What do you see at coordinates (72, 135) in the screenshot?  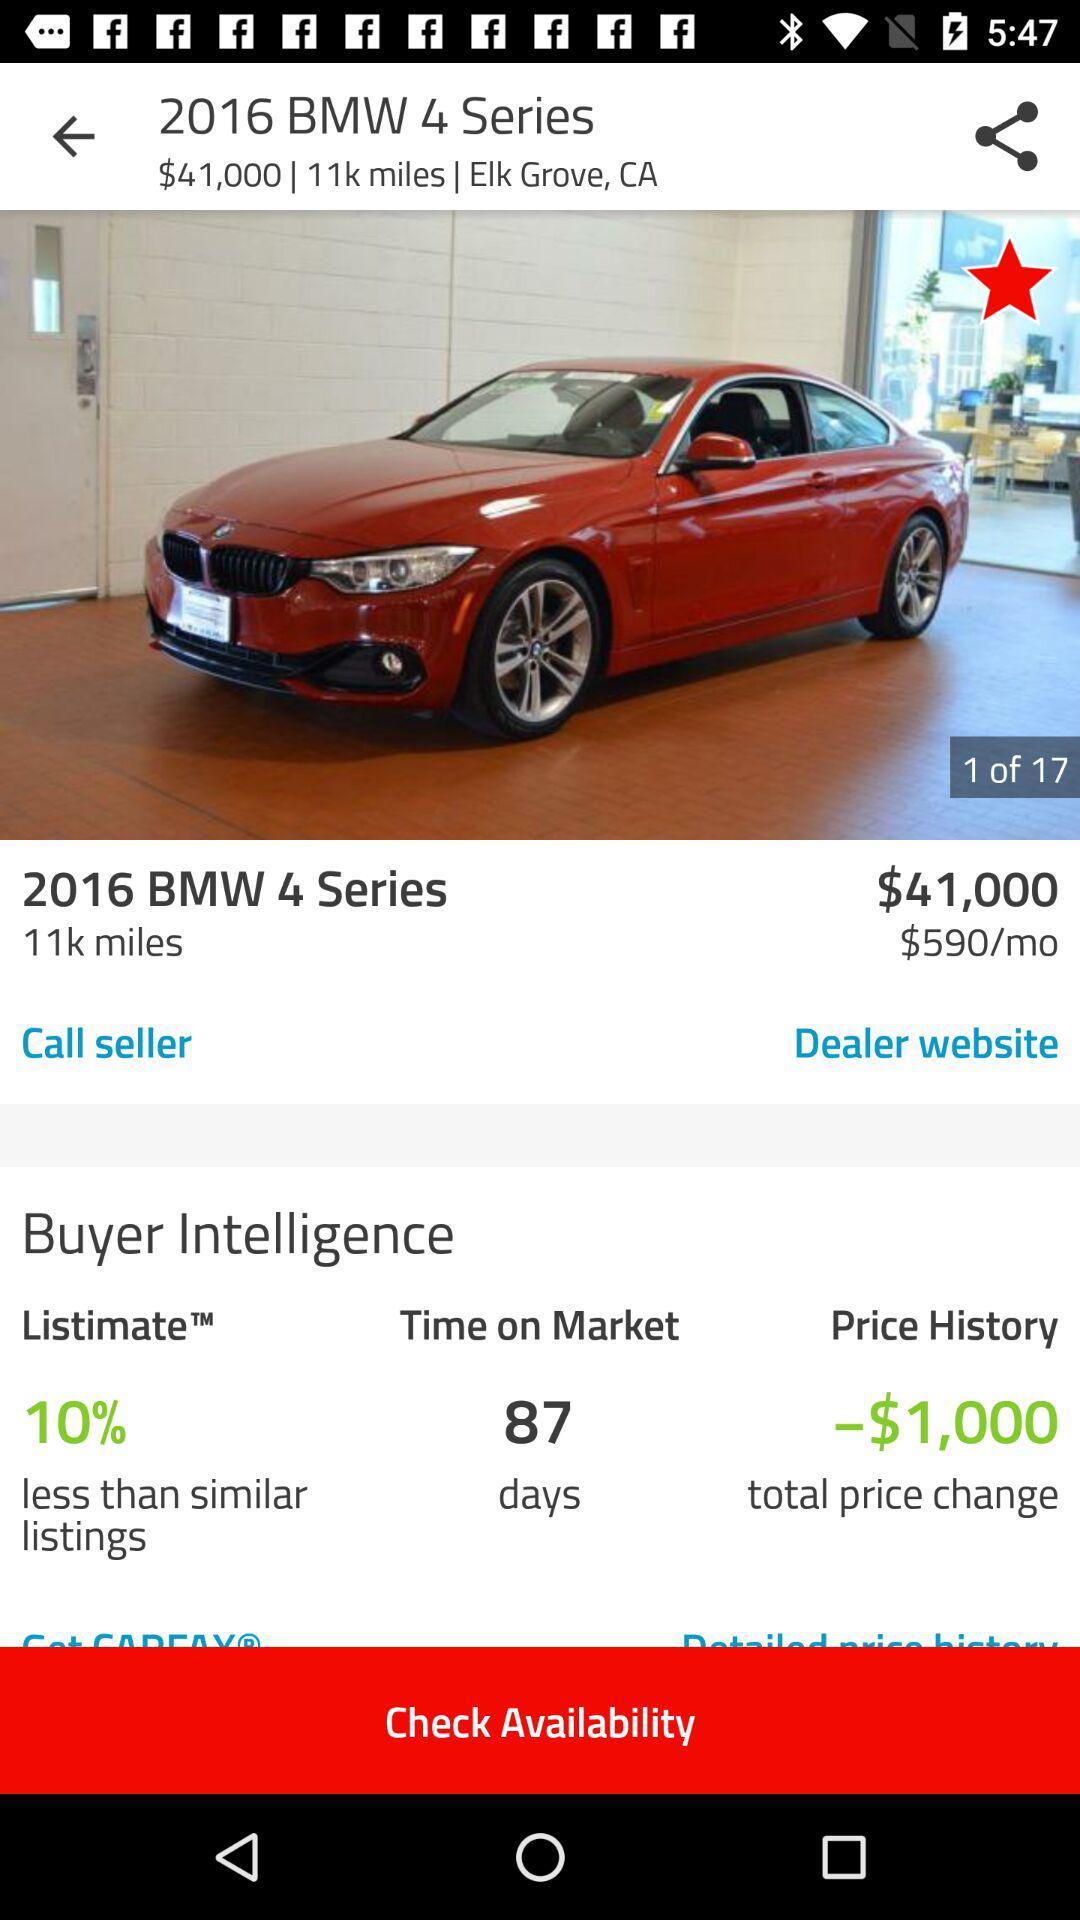 I see `icon next to 2016 bmw 4 item` at bounding box center [72, 135].